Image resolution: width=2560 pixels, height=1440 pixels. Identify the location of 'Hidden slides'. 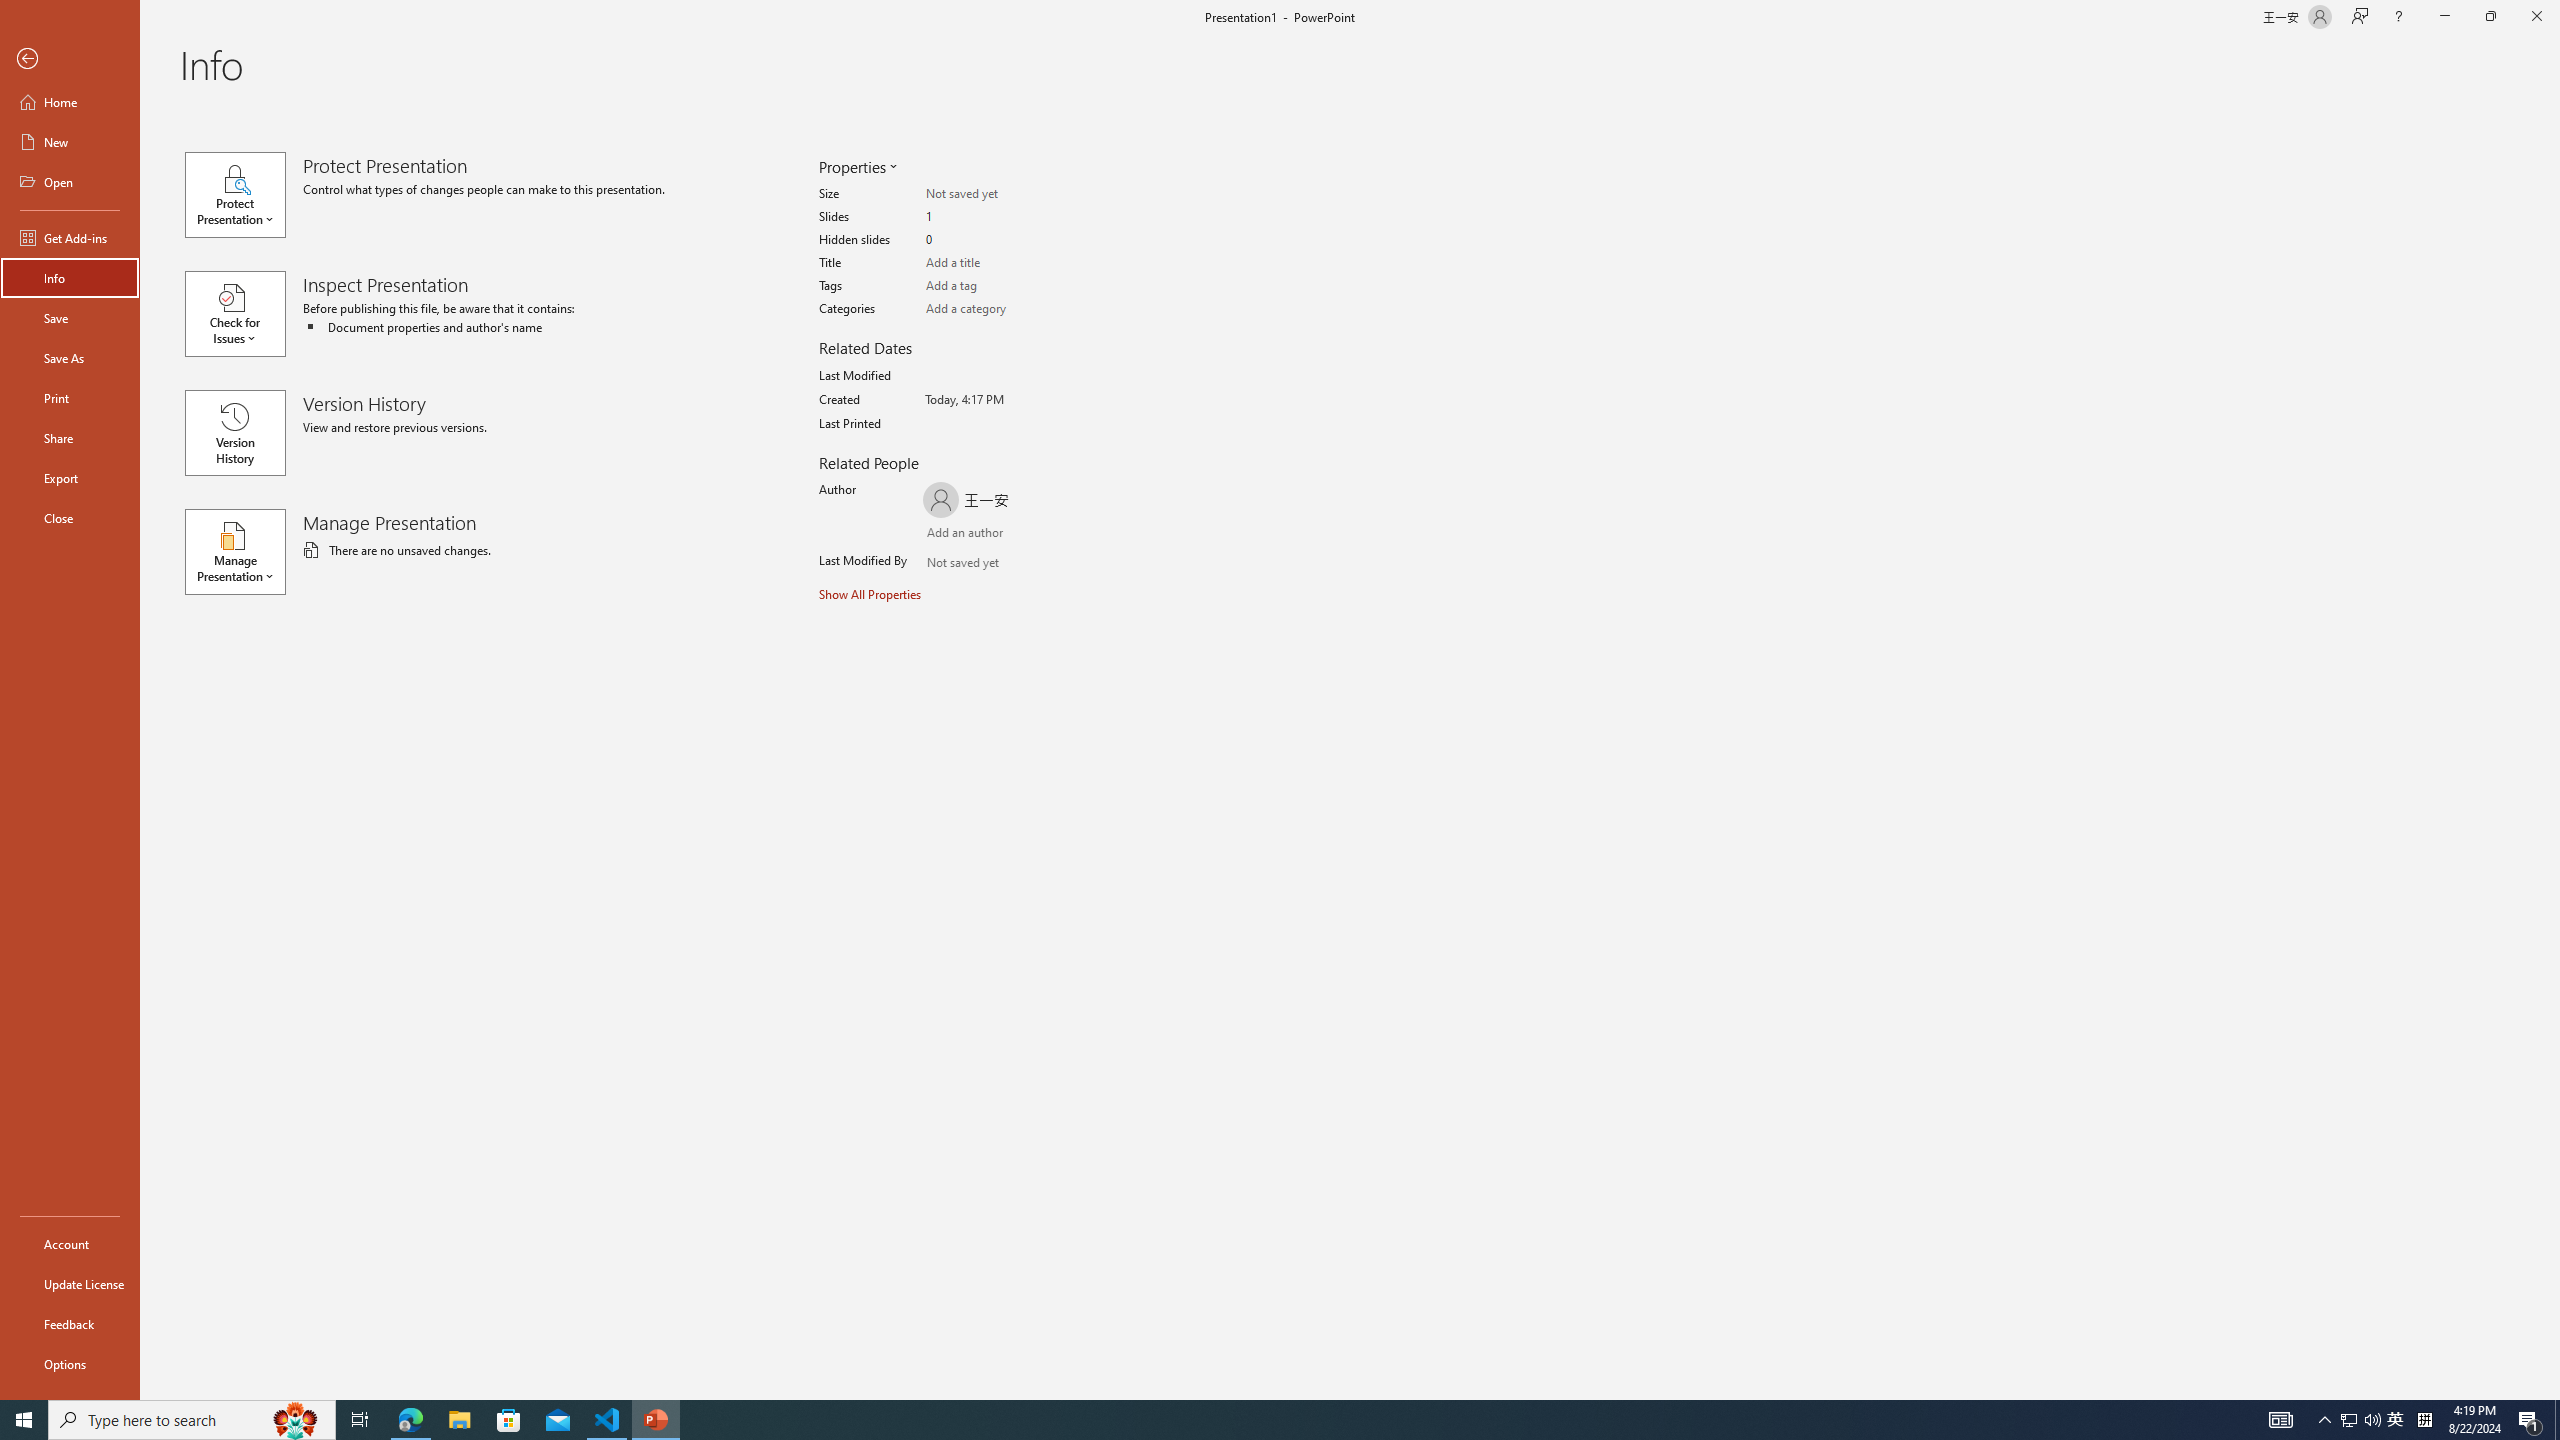
(1003, 240).